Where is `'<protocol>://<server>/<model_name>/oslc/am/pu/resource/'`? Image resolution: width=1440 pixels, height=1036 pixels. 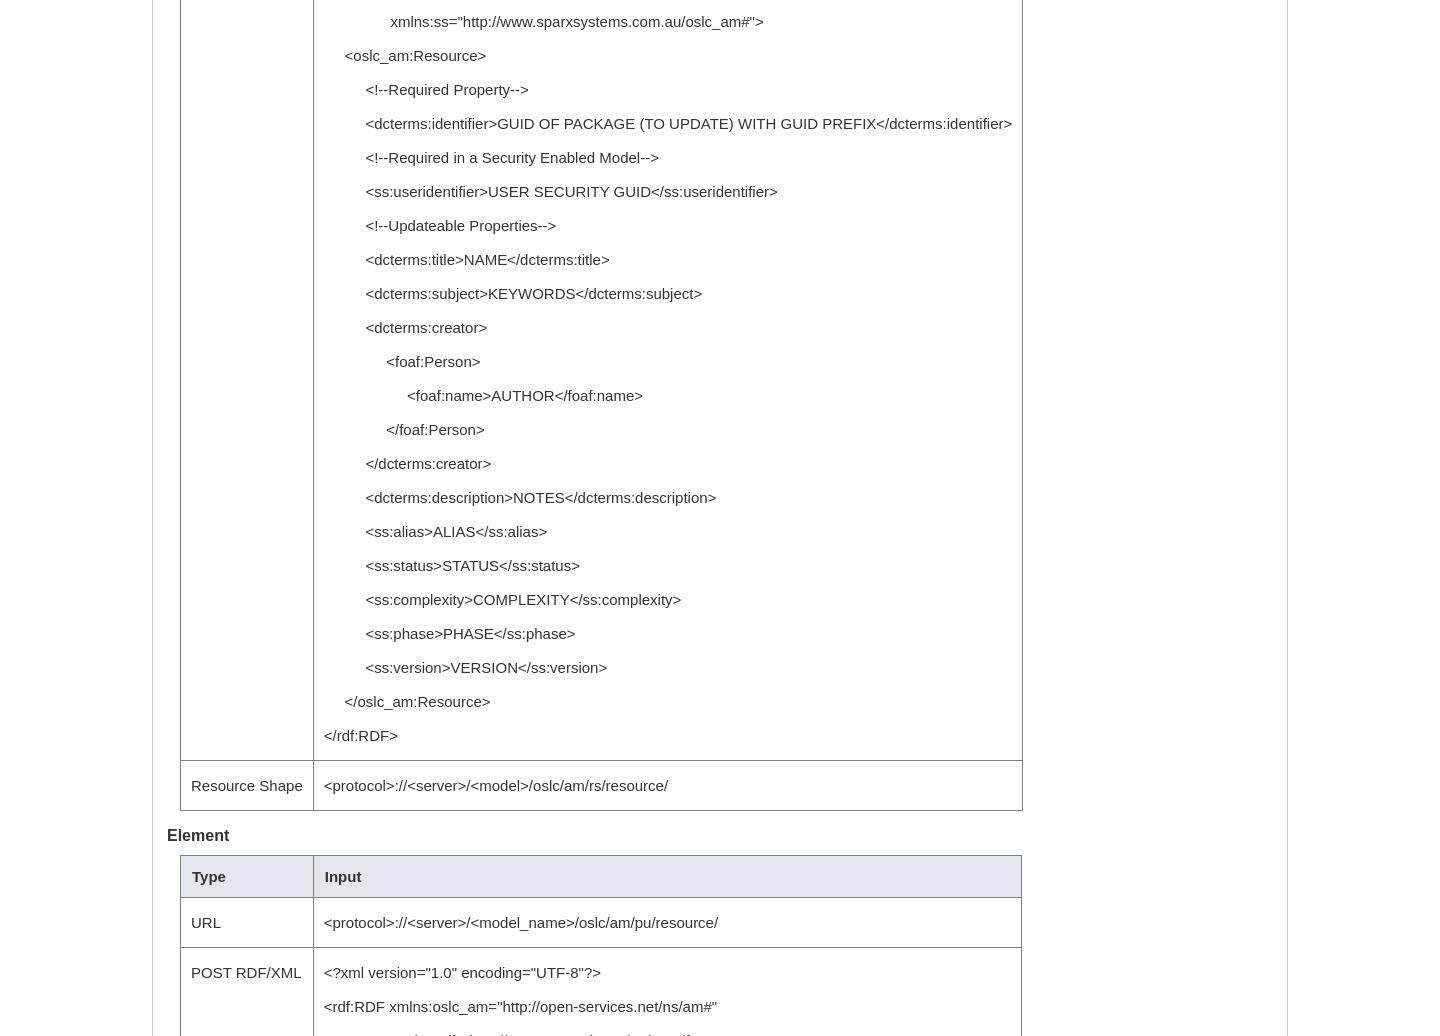
'<protocol>://<server>/<model_name>/oslc/am/pu/resource/' is located at coordinates (519, 922).